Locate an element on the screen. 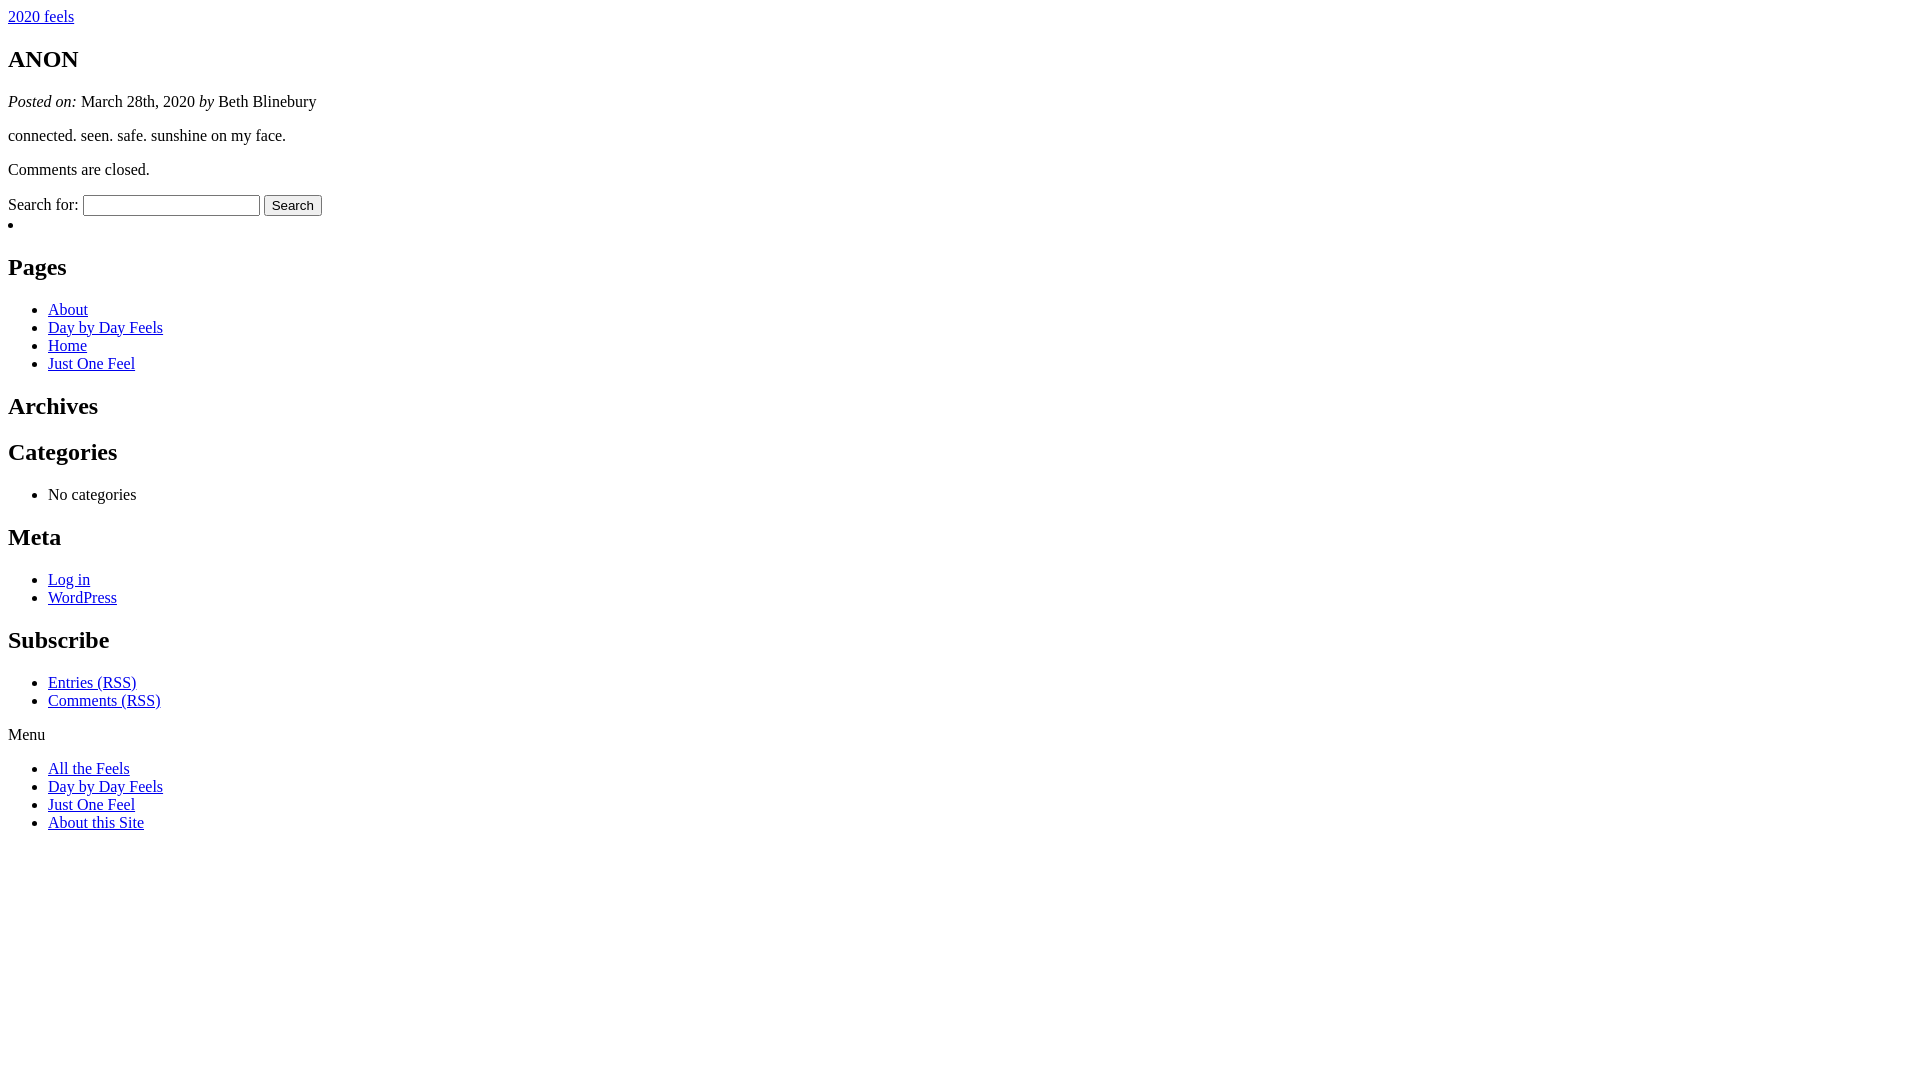  'About this Site' is located at coordinates (95, 822).